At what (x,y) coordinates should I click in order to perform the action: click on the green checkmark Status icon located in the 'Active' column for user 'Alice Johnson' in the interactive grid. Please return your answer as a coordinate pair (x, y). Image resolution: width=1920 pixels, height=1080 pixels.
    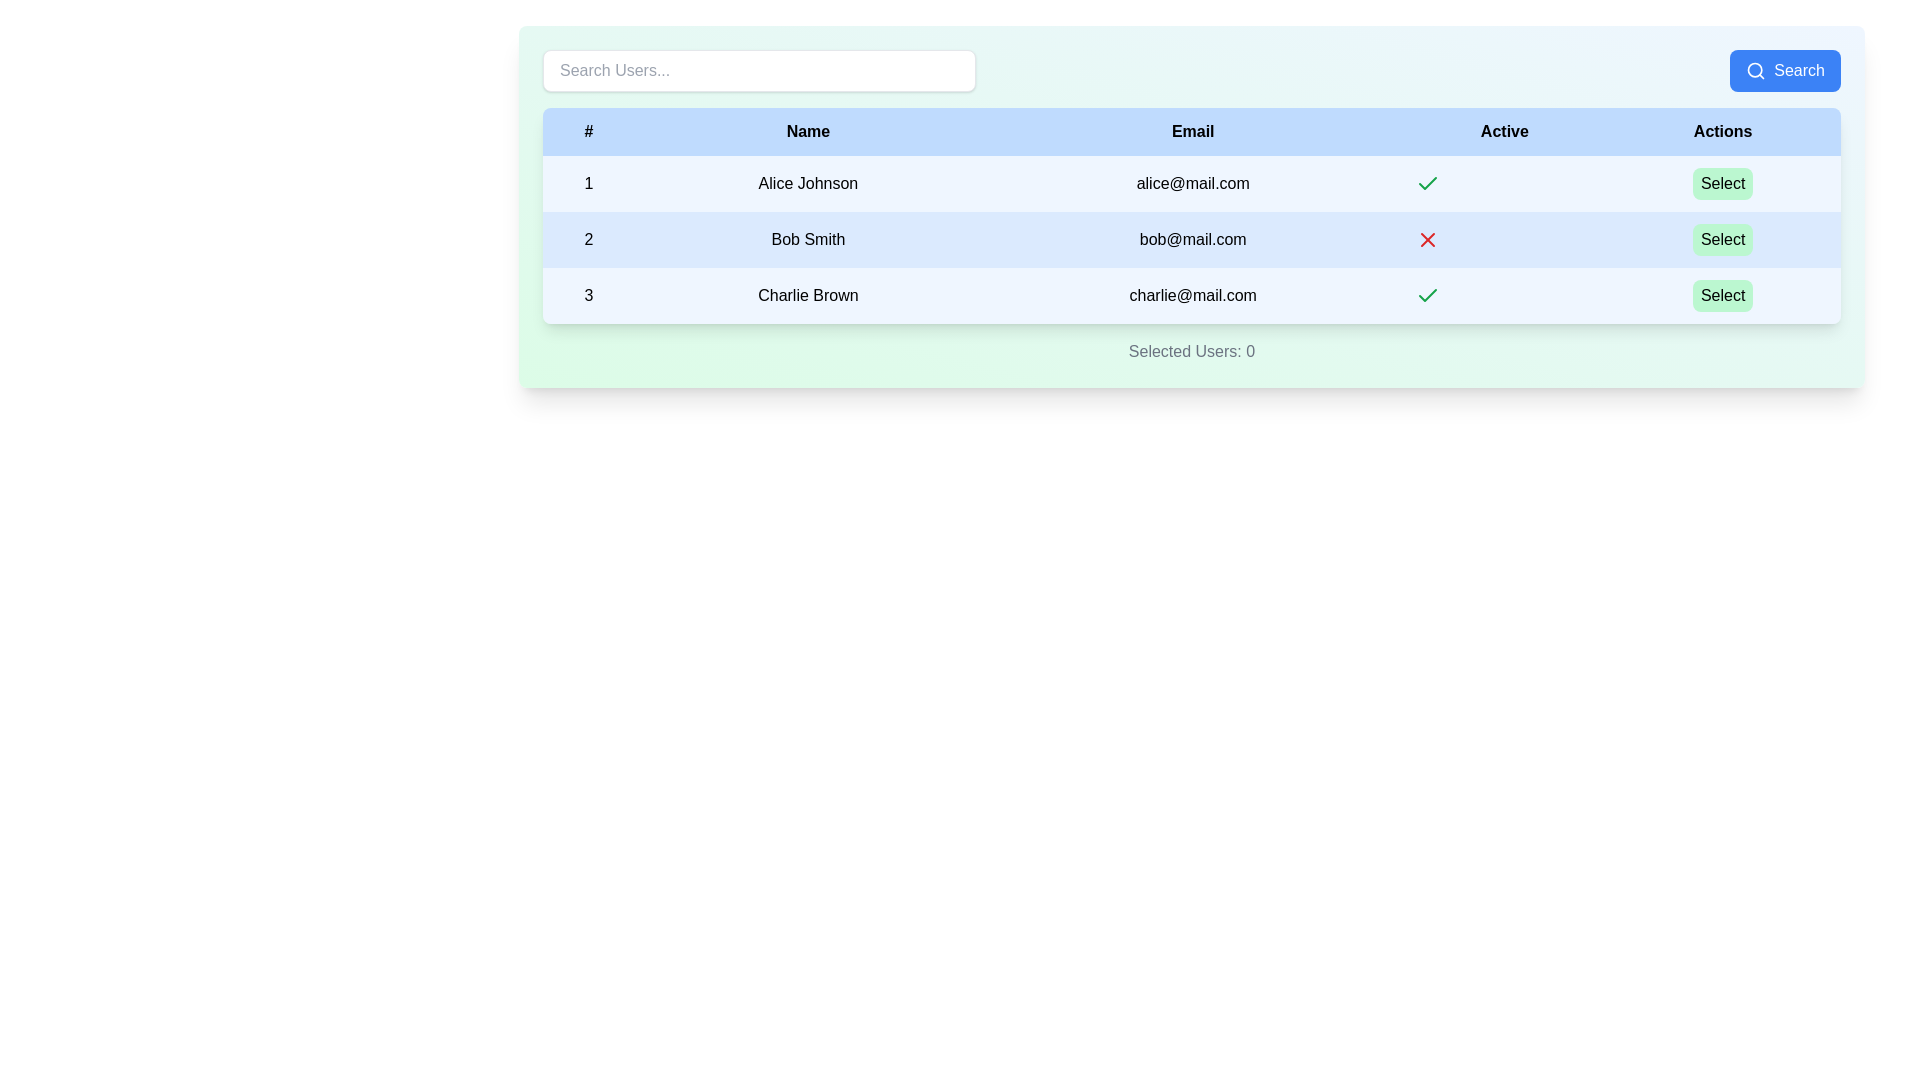
    Looking at the image, I should click on (1427, 295).